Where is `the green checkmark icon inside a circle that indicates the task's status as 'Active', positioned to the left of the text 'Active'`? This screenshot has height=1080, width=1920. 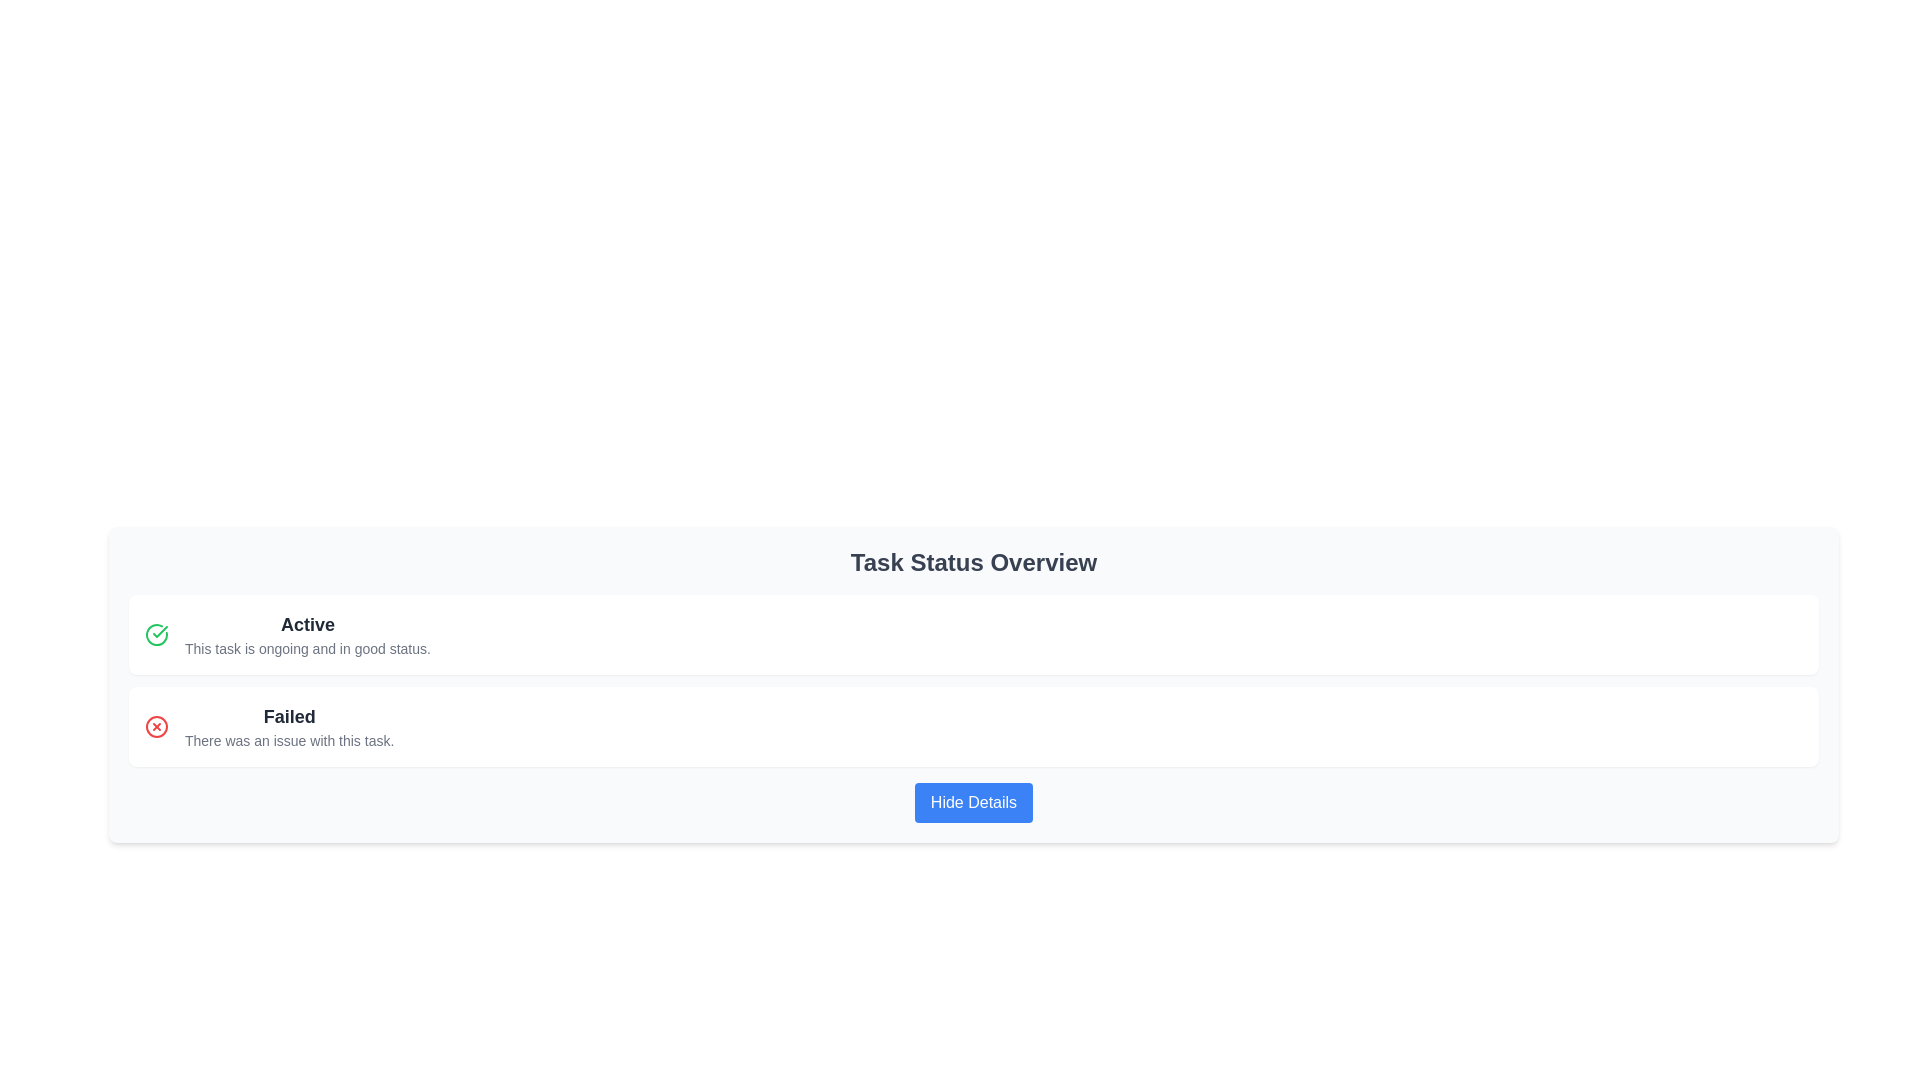
the green checkmark icon inside a circle that indicates the task's status as 'Active', positioned to the left of the text 'Active' is located at coordinates (164, 635).